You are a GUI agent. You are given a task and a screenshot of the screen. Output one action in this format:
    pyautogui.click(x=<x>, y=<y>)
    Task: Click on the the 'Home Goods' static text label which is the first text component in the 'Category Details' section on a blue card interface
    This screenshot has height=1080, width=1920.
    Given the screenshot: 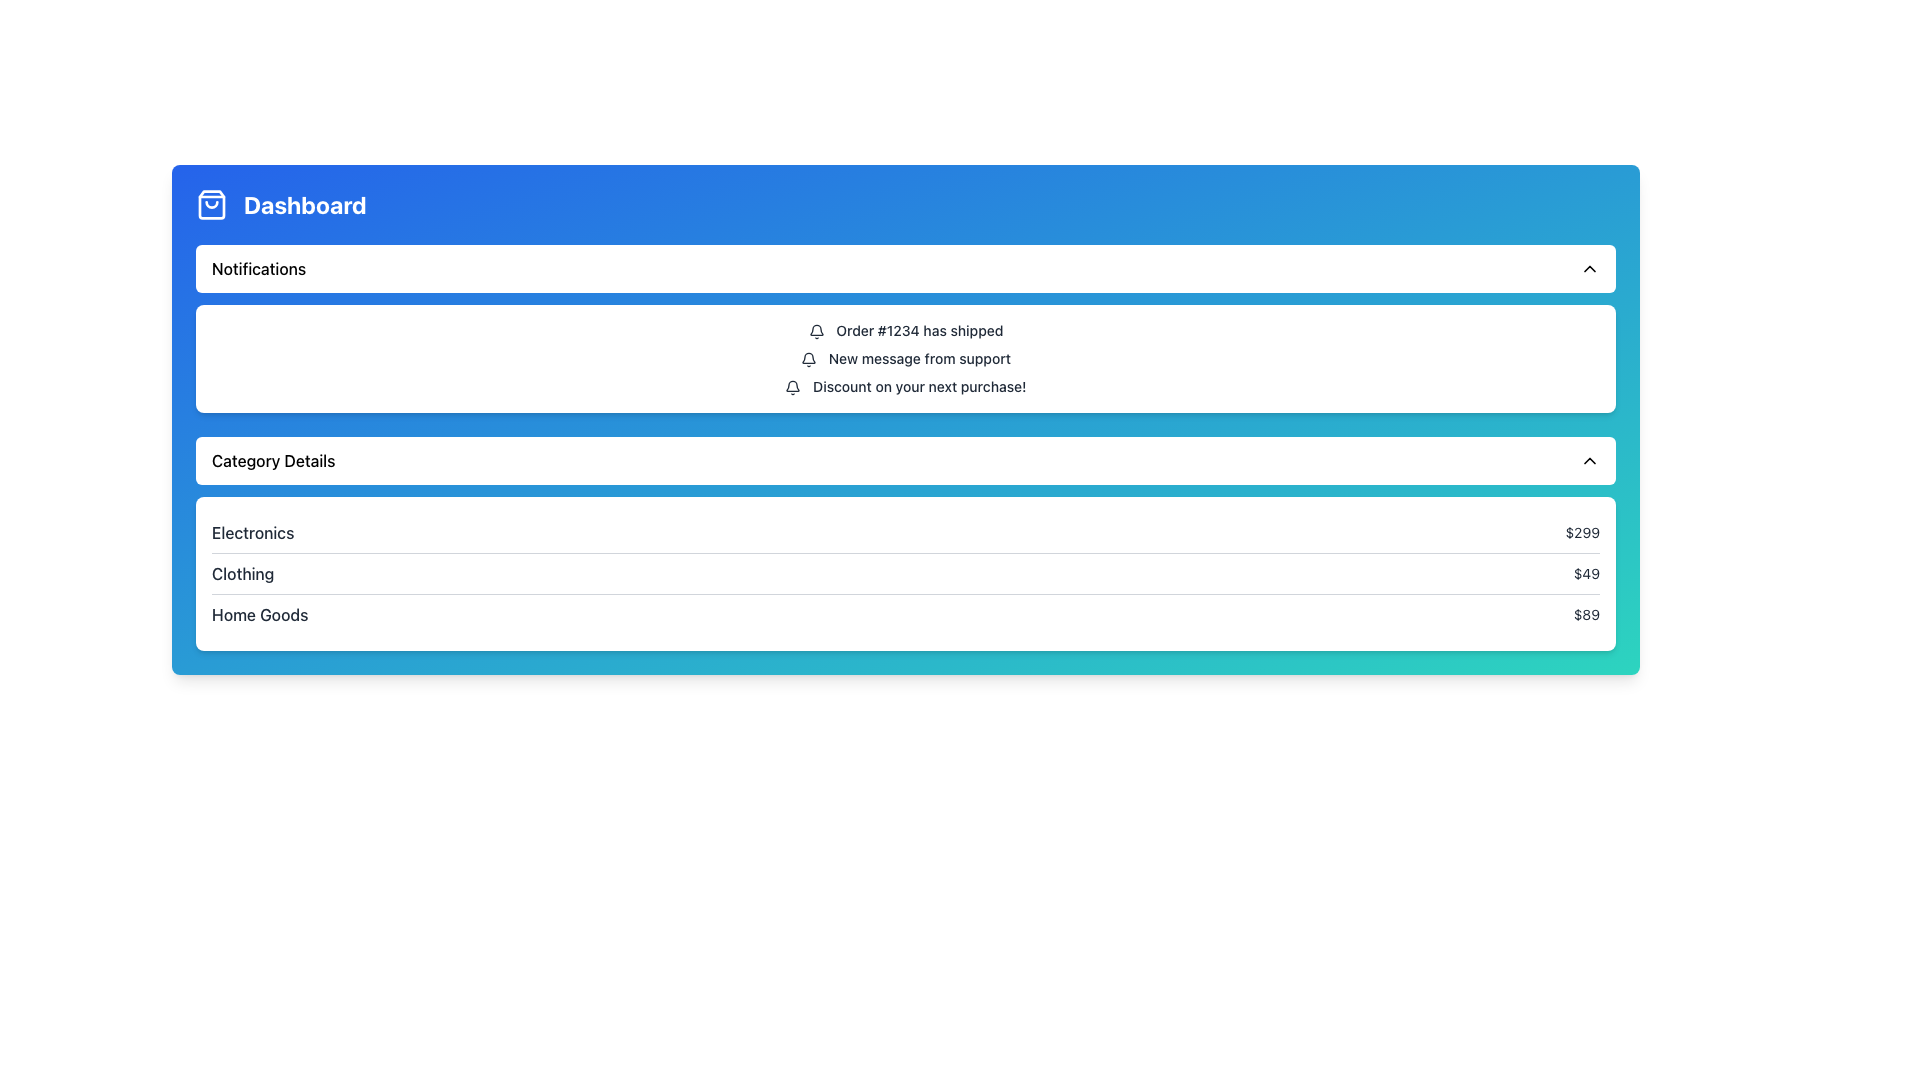 What is the action you would take?
    pyautogui.click(x=259, y=613)
    